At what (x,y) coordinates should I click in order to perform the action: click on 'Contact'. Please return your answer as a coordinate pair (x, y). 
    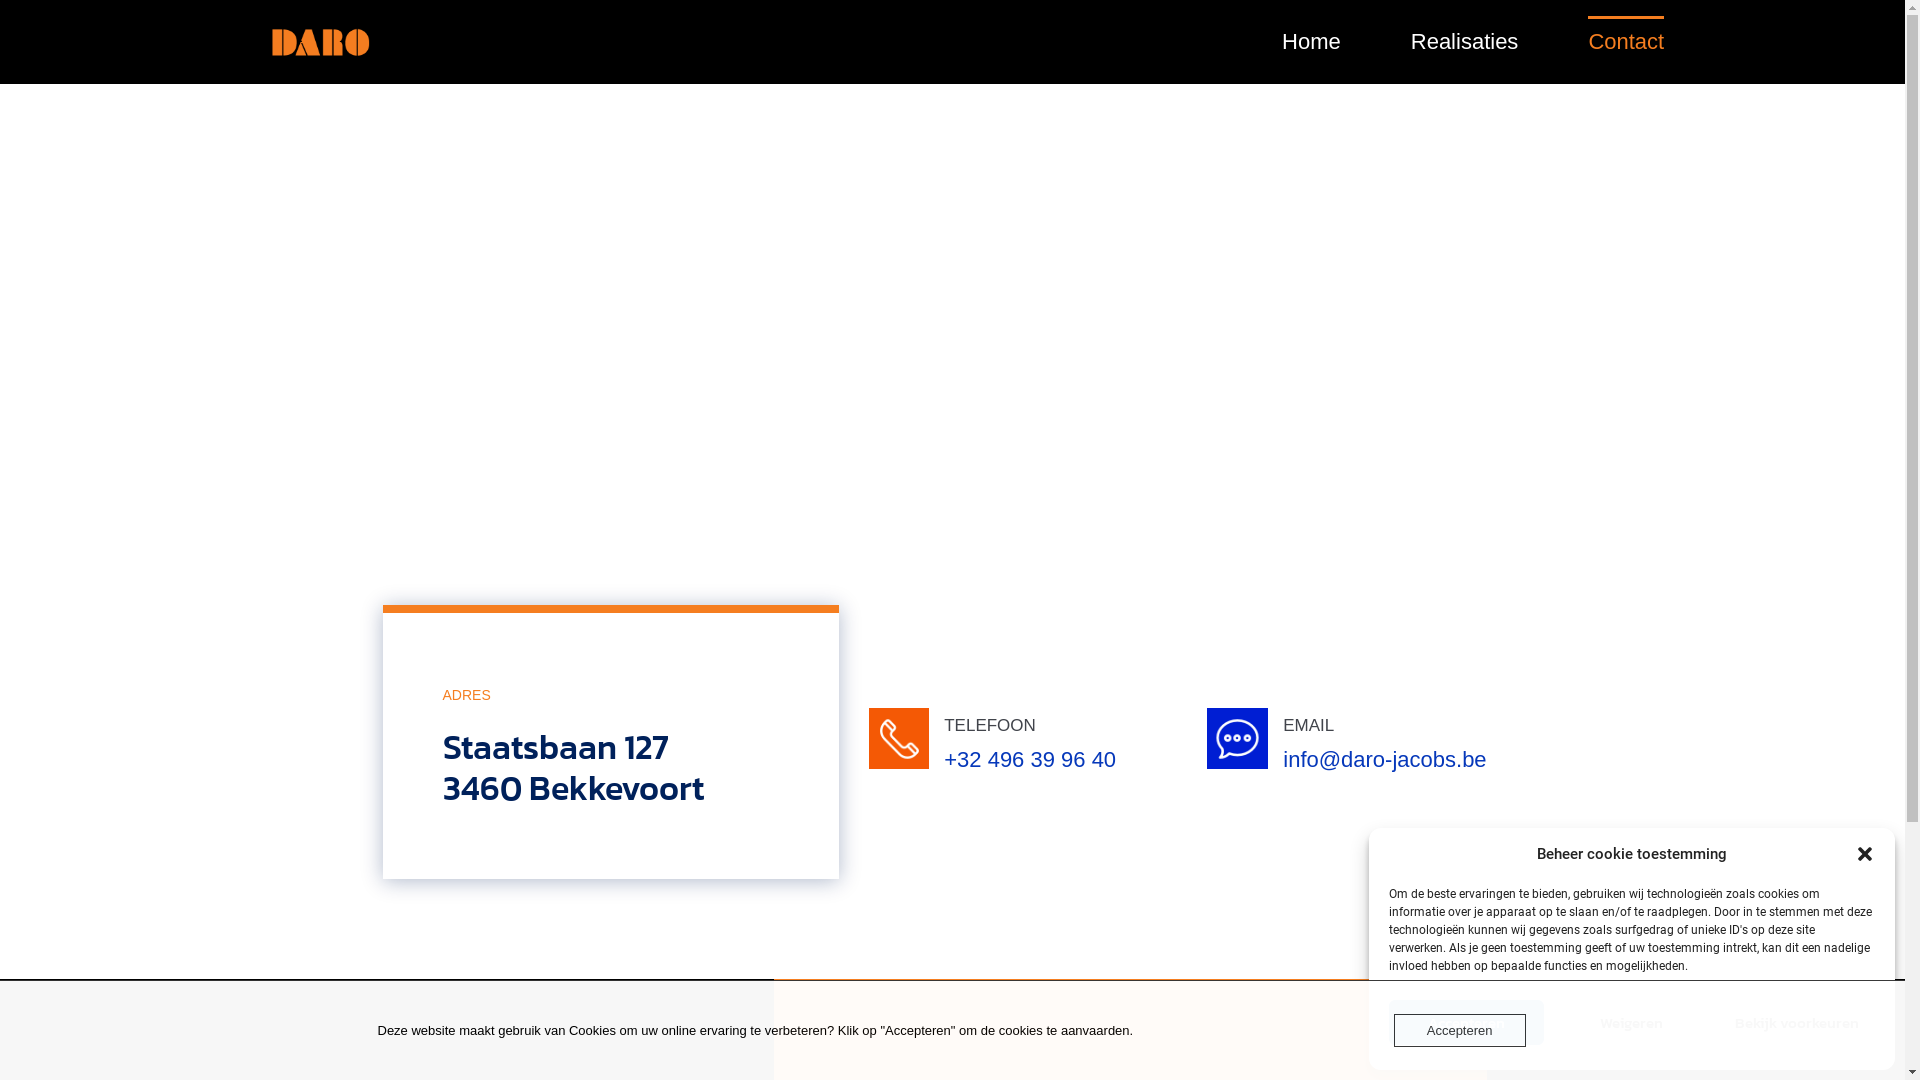
    Looking at the image, I should click on (1626, 42).